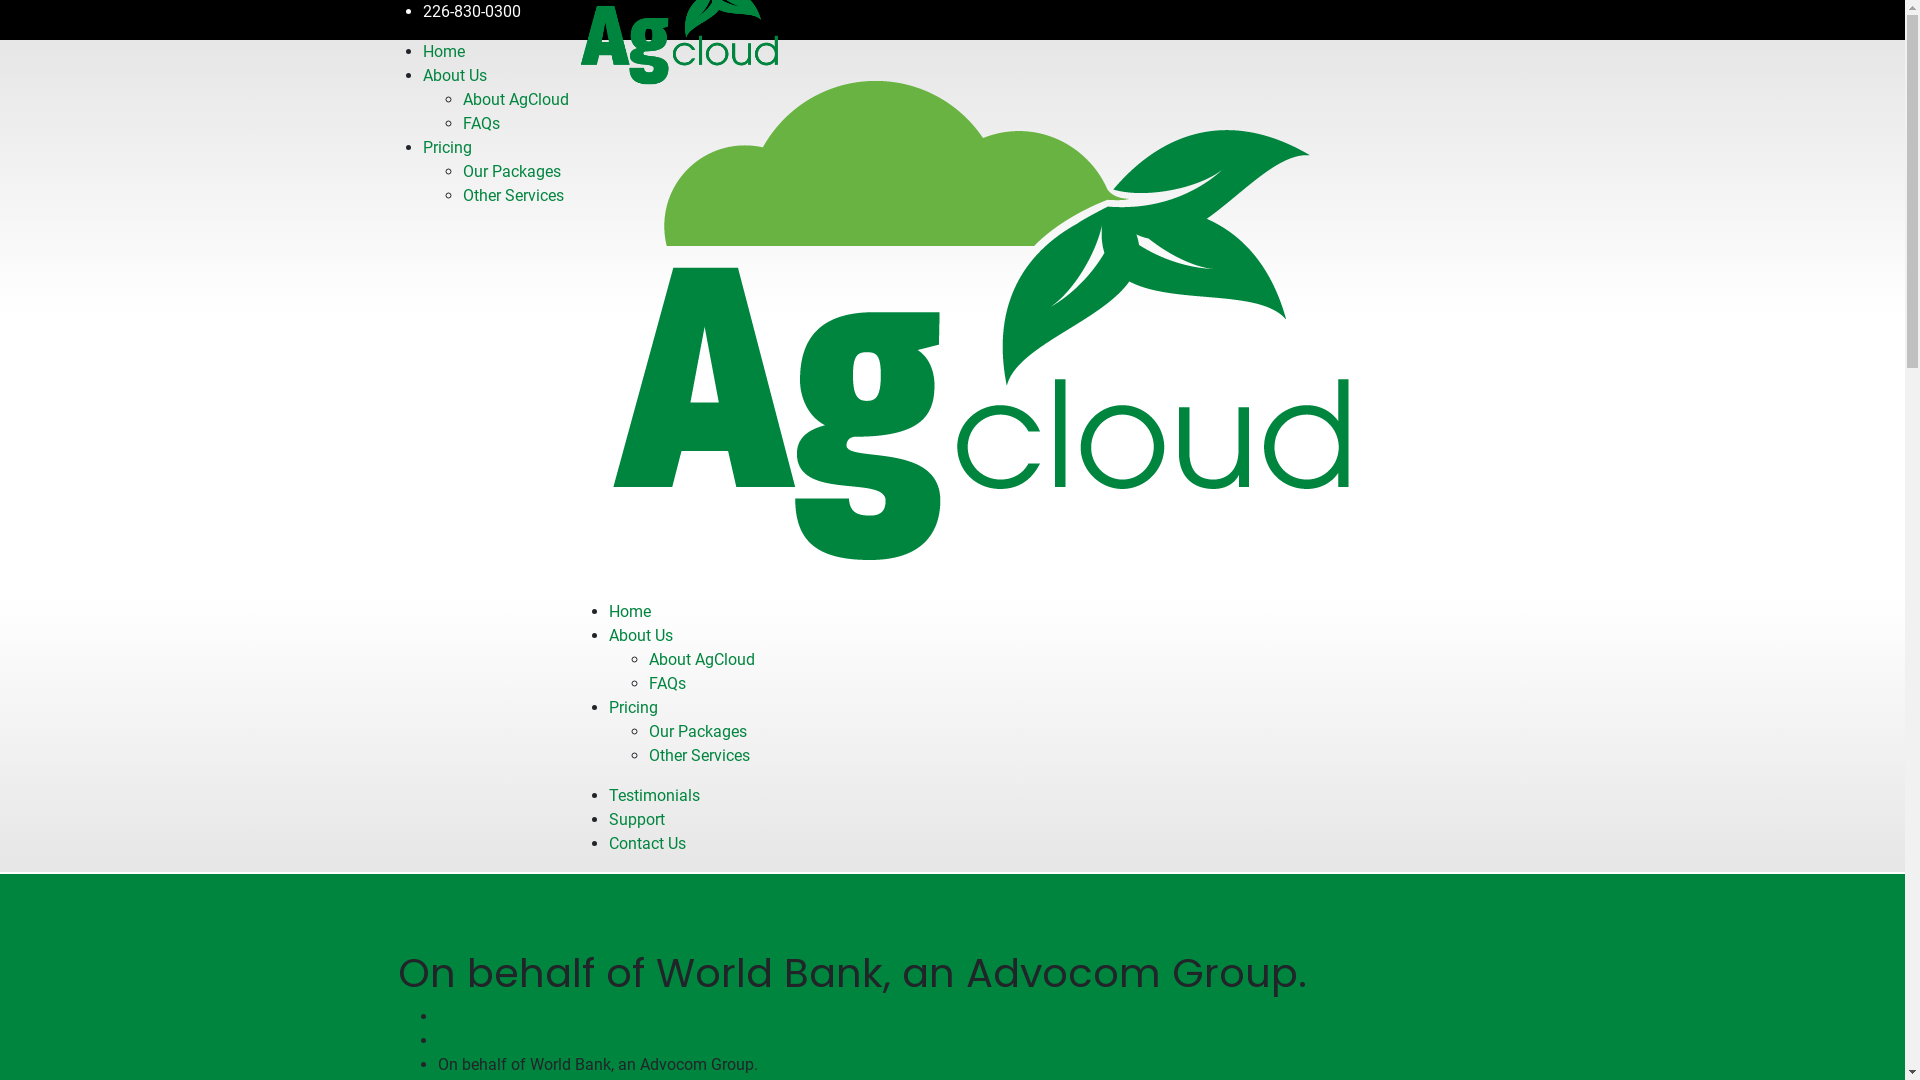 This screenshot has height=1080, width=1920. What do you see at coordinates (698, 755) in the screenshot?
I see `'Other Services'` at bounding box center [698, 755].